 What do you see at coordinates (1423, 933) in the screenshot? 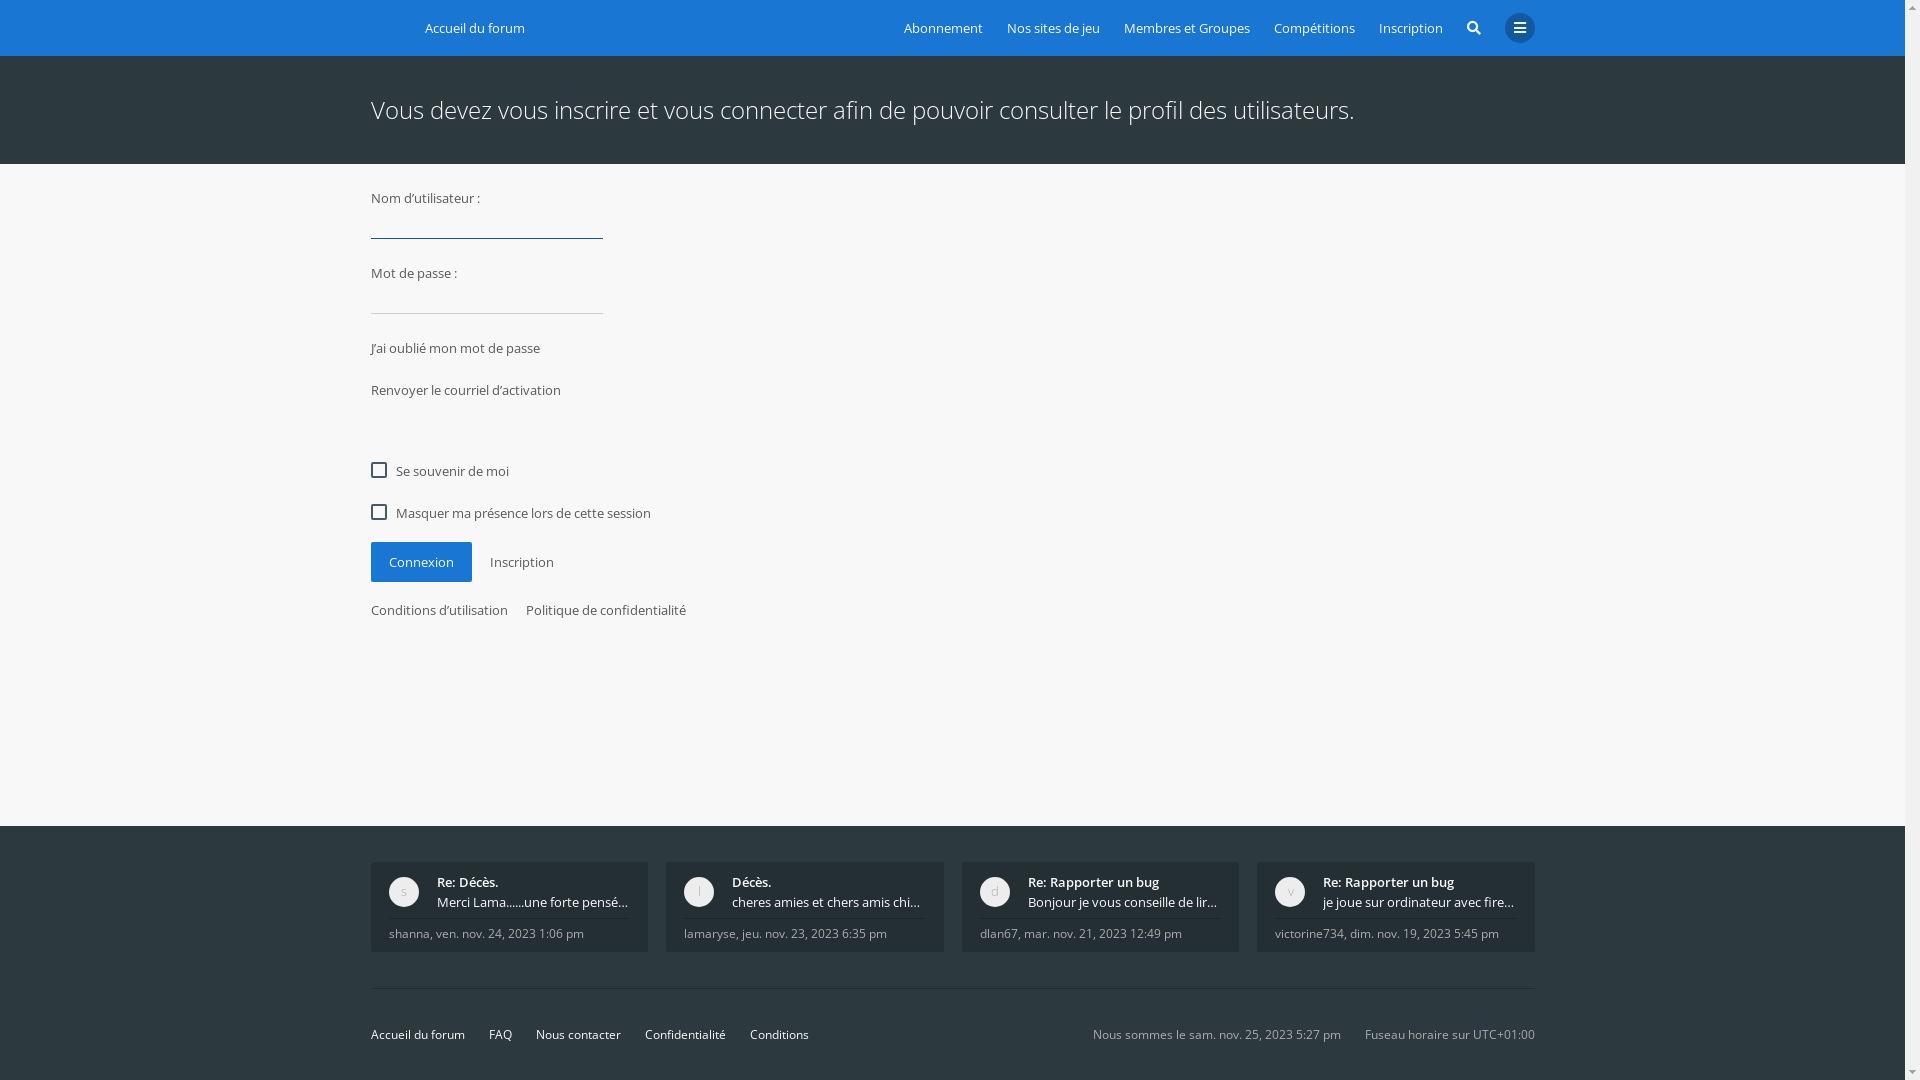
I see `'dim. nov. 19, 2023 5:45 pm'` at bounding box center [1423, 933].